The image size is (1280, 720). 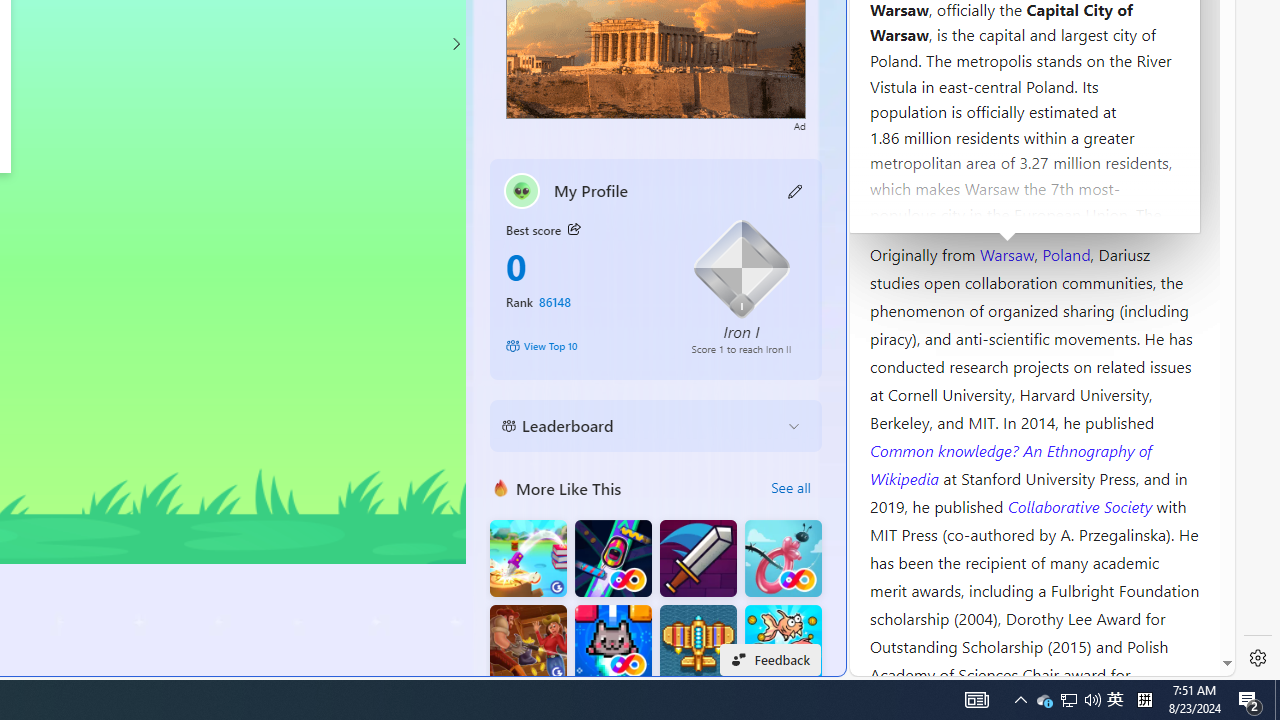 What do you see at coordinates (612, 558) in the screenshot?
I see `'Bumper Car FRVR'` at bounding box center [612, 558].